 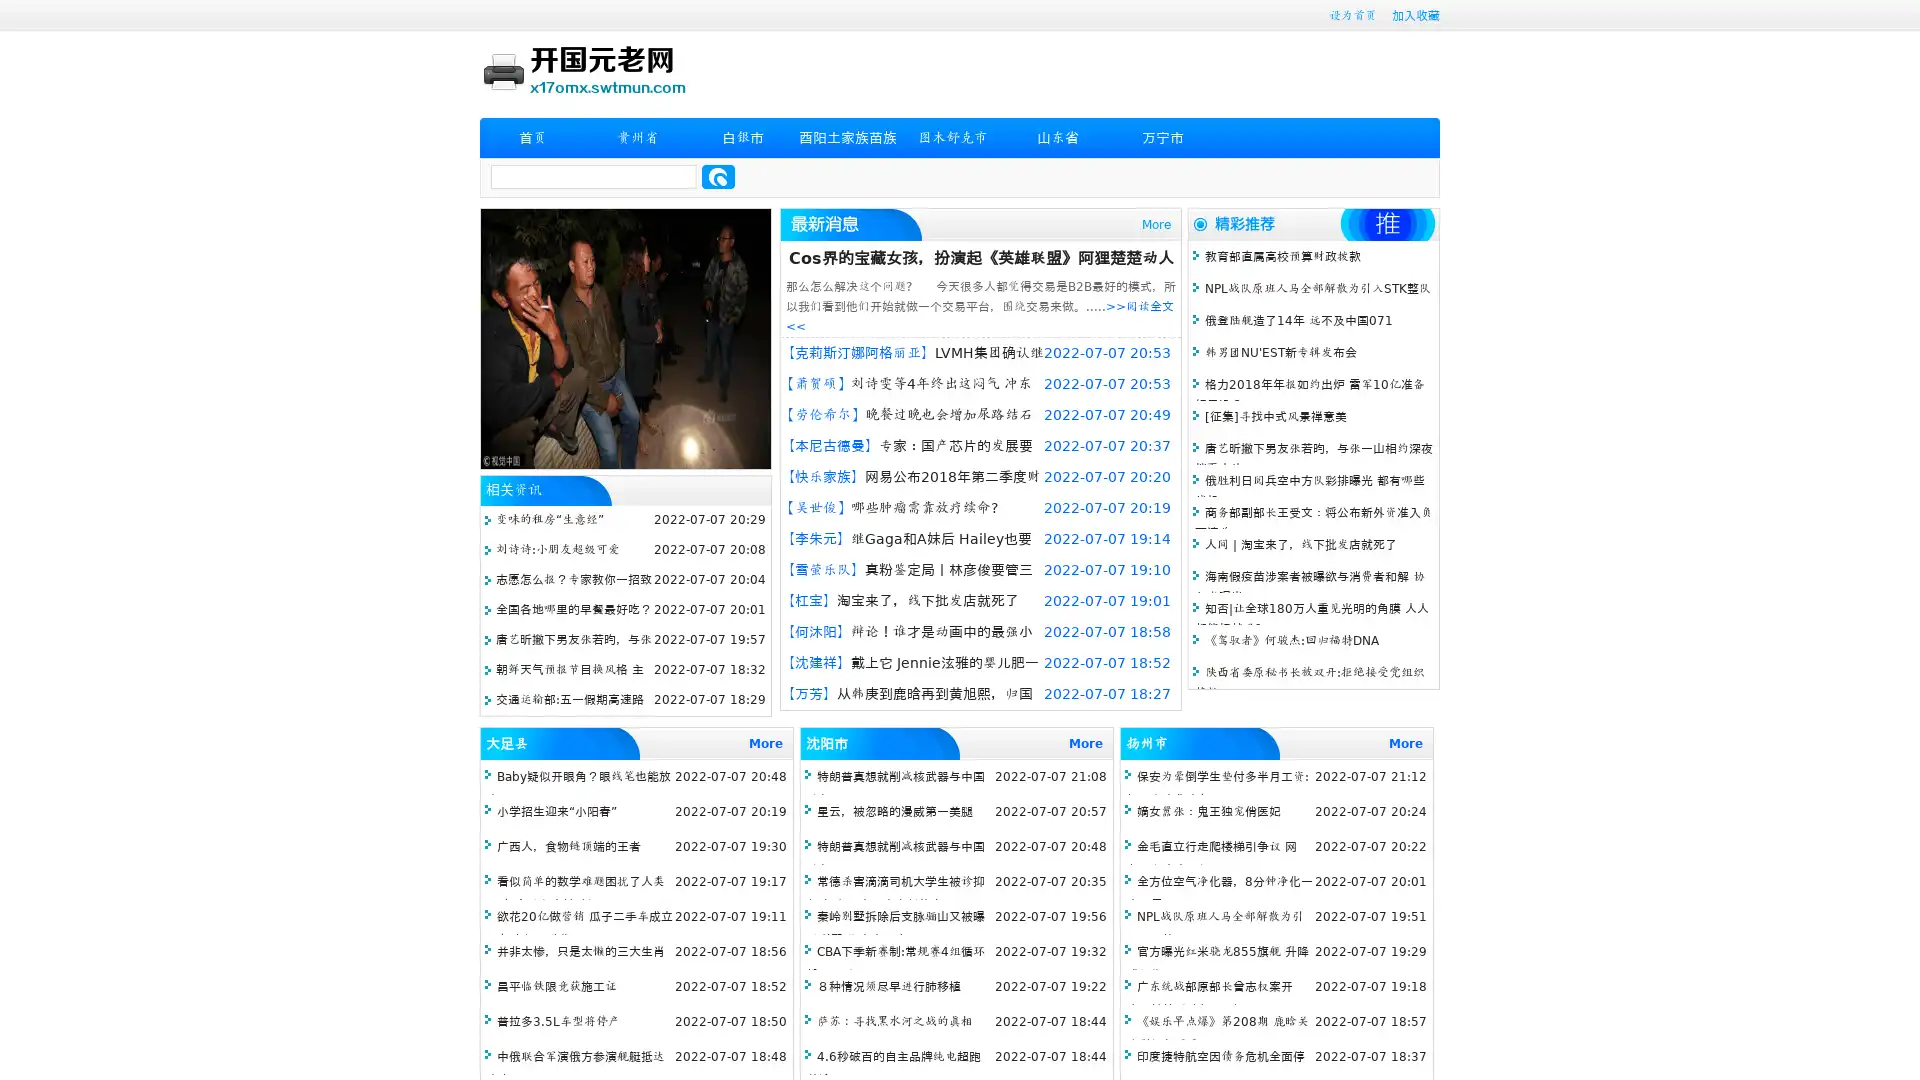 I want to click on Search, so click(x=718, y=176).